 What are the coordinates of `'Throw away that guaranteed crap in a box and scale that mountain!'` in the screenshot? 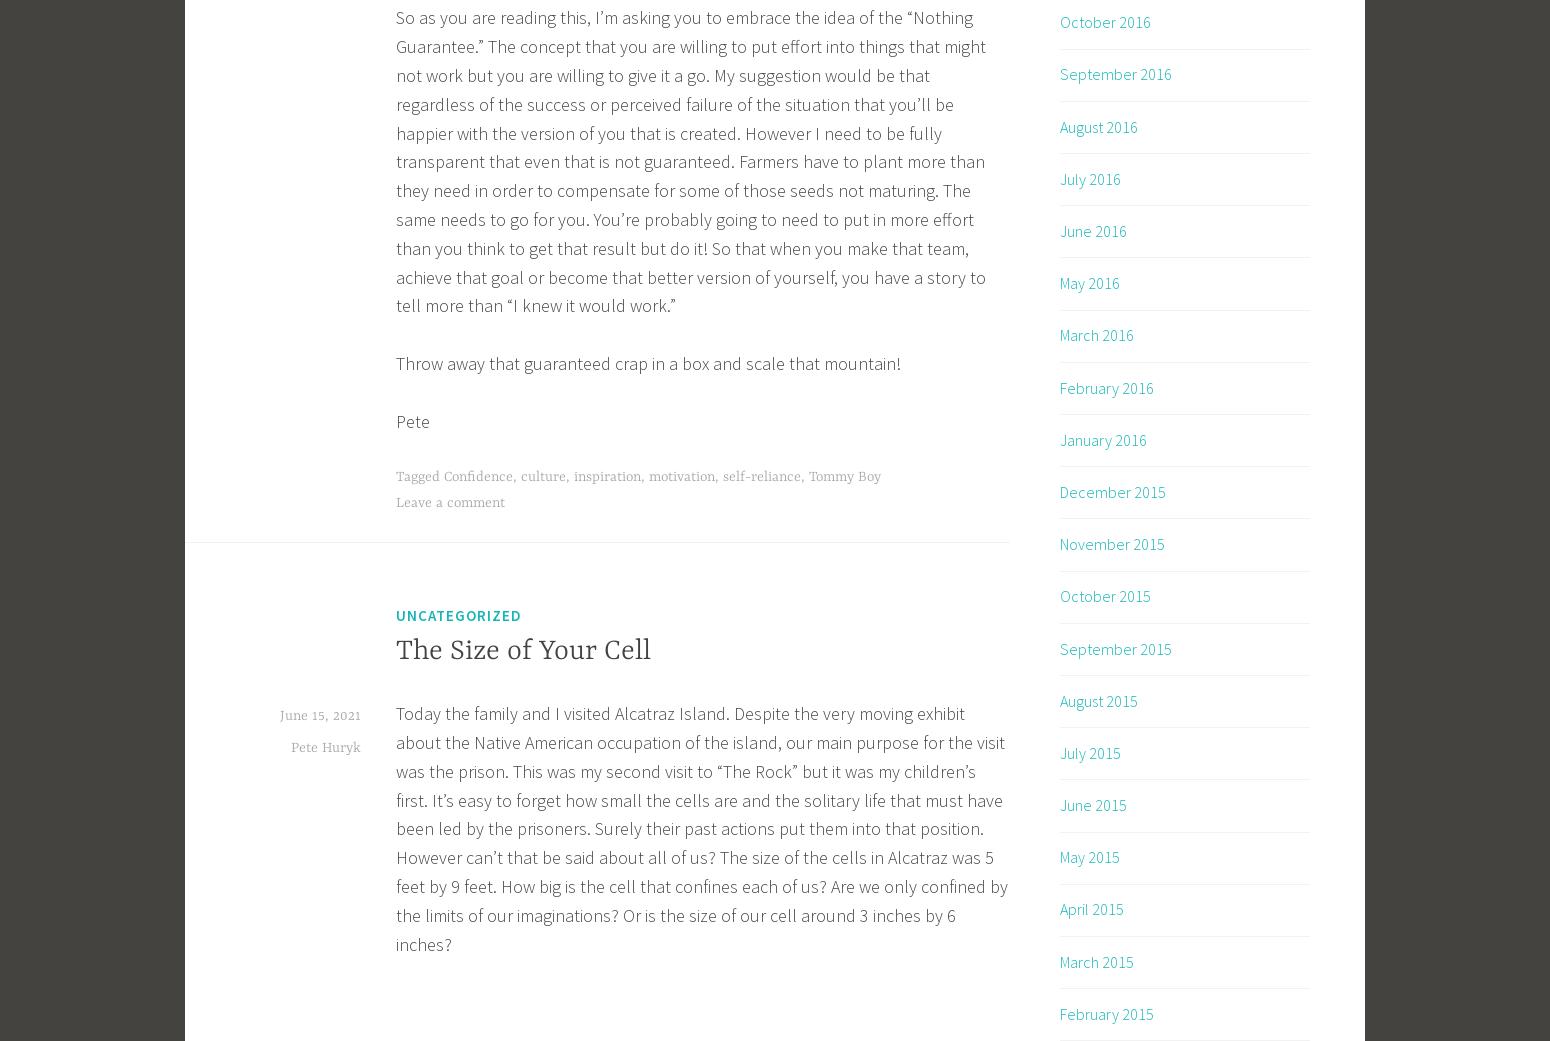 It's located at (396, 363).